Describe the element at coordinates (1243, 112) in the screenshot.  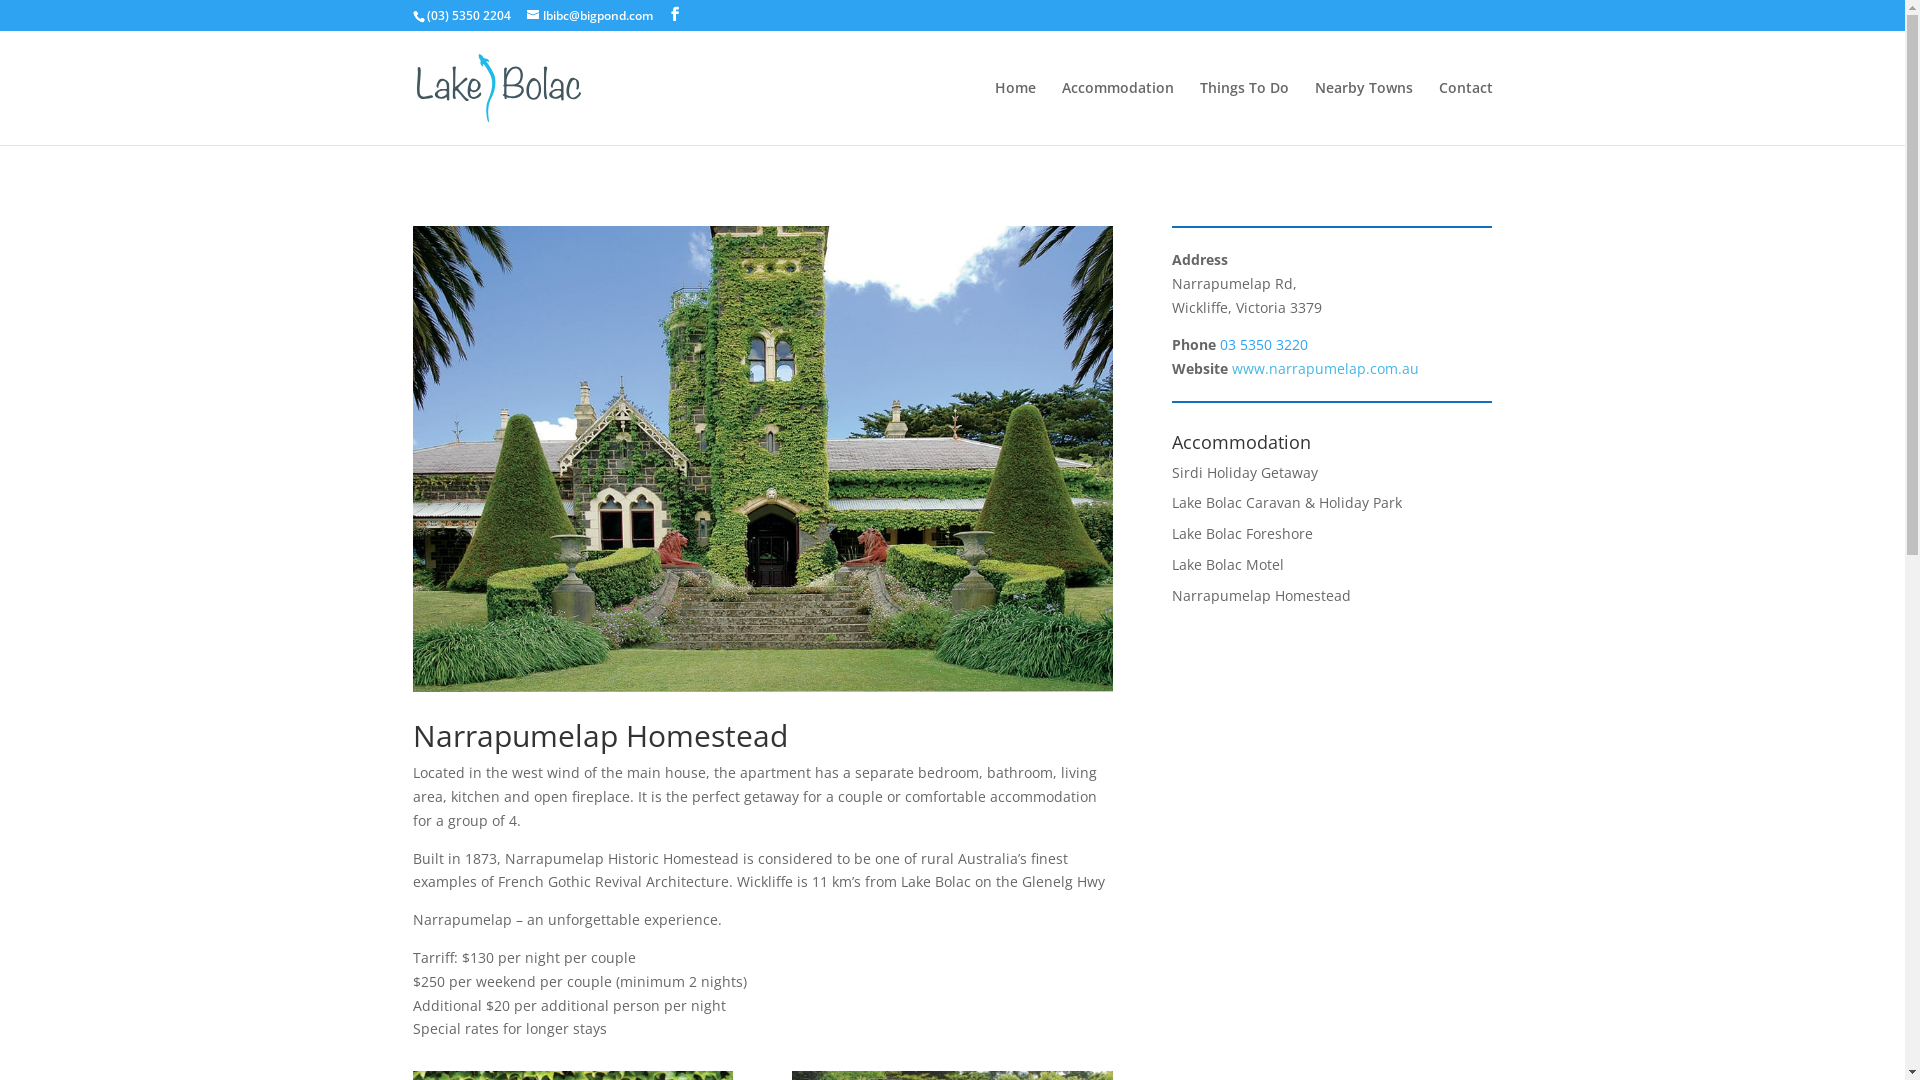
I see `'Things To Do'` at that location.